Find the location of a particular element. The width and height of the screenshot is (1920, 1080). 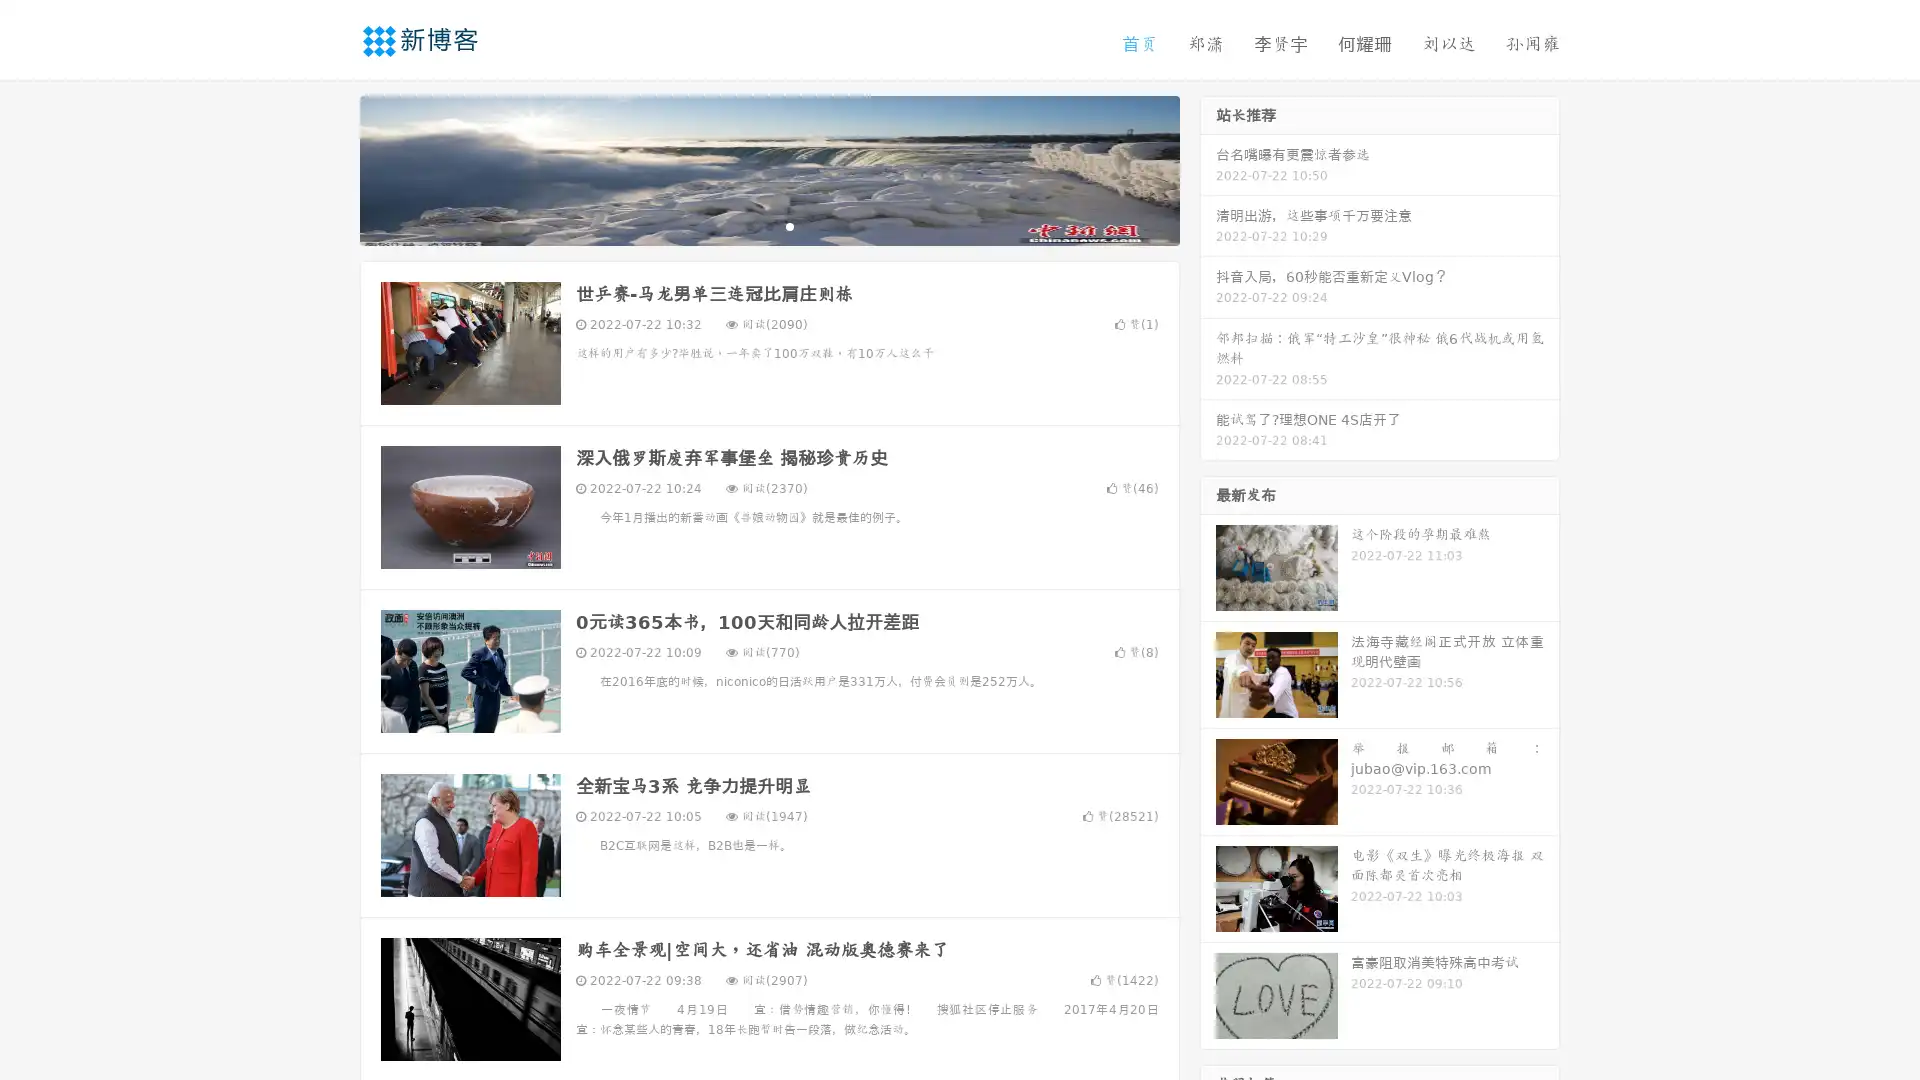

Go to slide 2 is located at coordinates (768, 225).